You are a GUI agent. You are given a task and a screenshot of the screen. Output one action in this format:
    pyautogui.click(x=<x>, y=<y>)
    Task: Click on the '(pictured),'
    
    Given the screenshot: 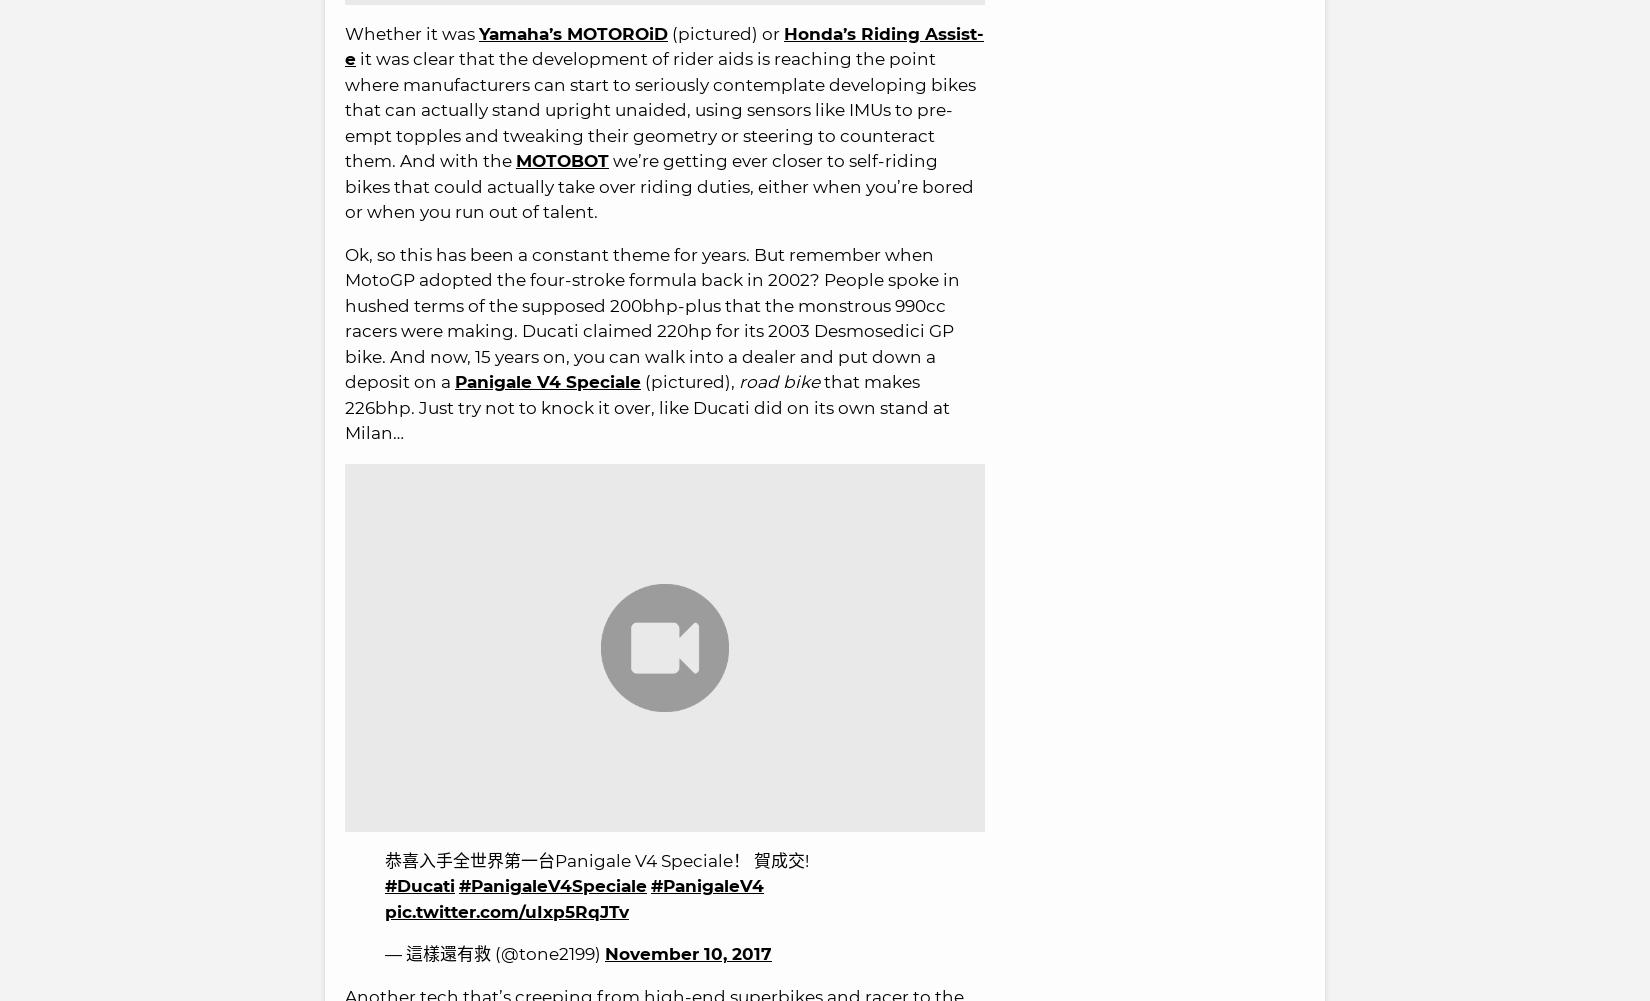 What is the action you would take?
    pyautogui.click(x=640, y=380)
    